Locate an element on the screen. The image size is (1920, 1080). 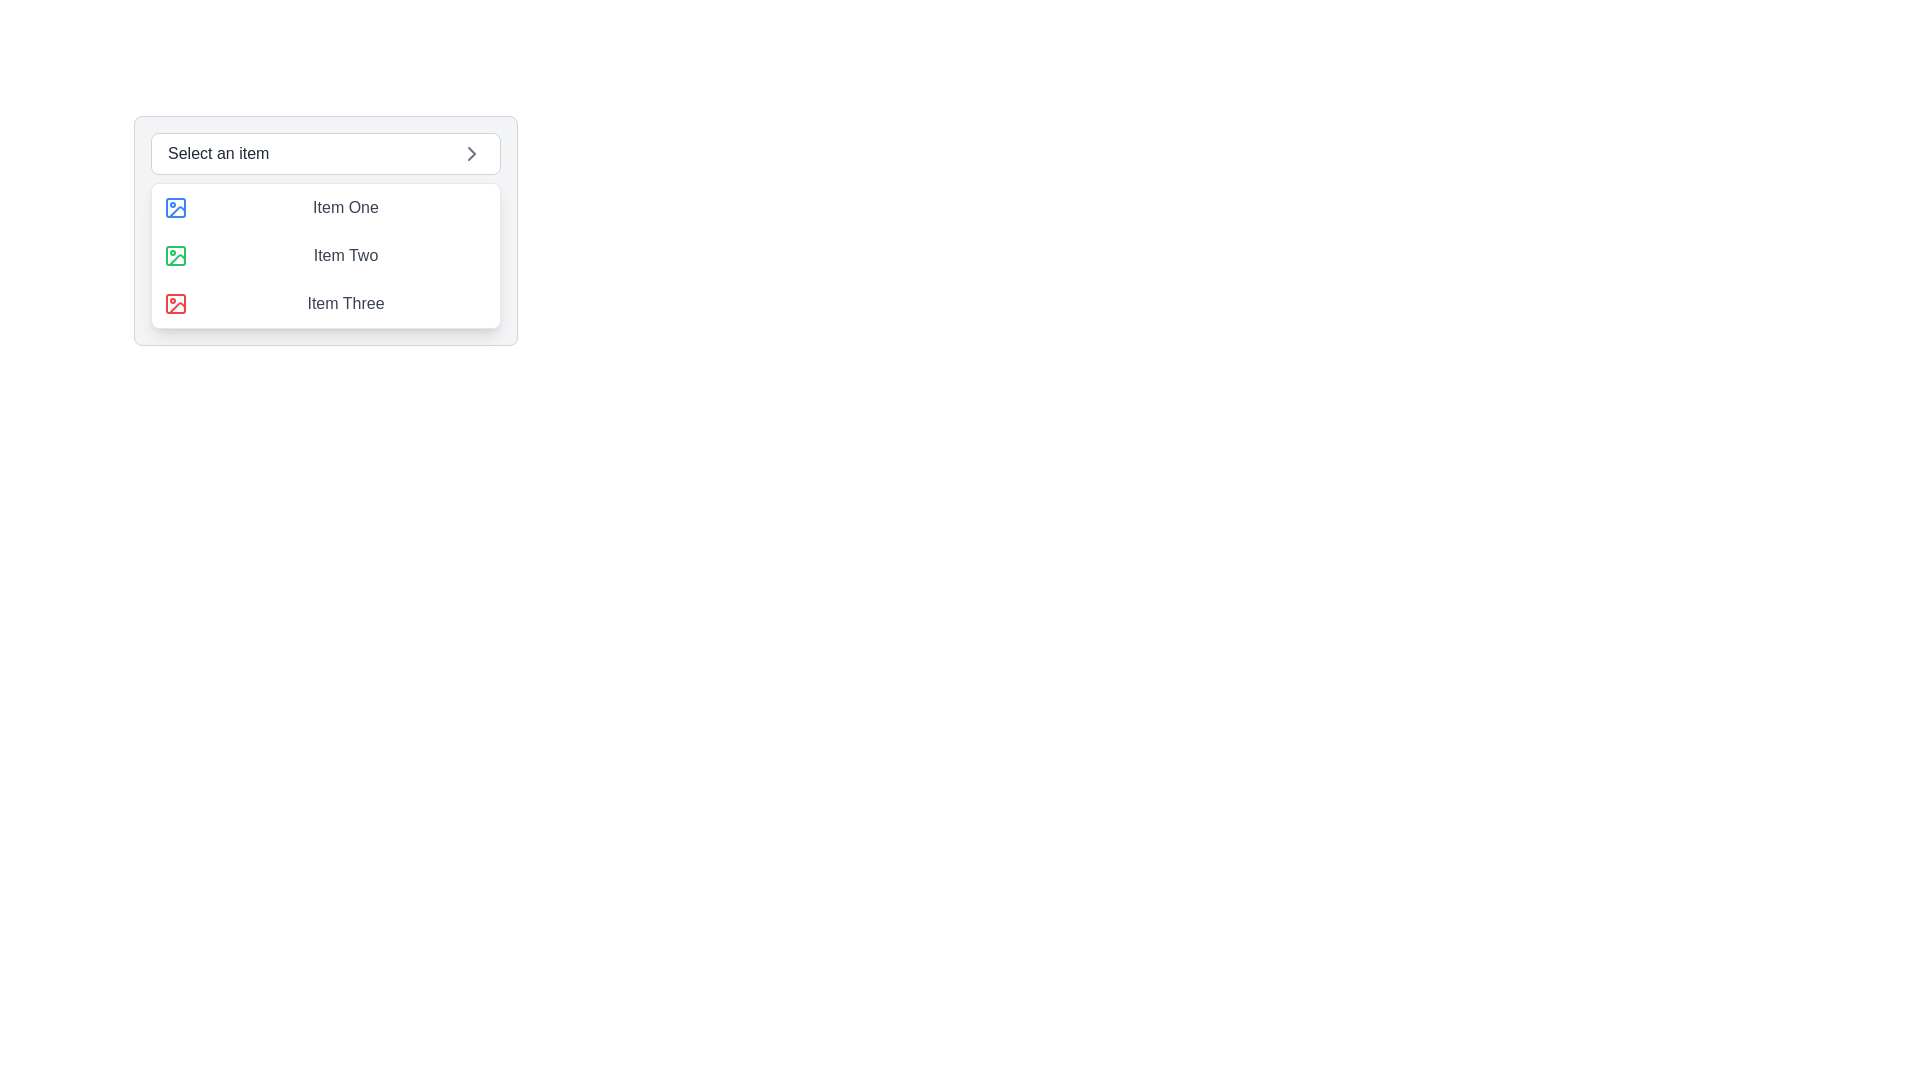
the List Item that contains the text 'Item Two' and a green outlined icon is located at coordinates (326, 254).